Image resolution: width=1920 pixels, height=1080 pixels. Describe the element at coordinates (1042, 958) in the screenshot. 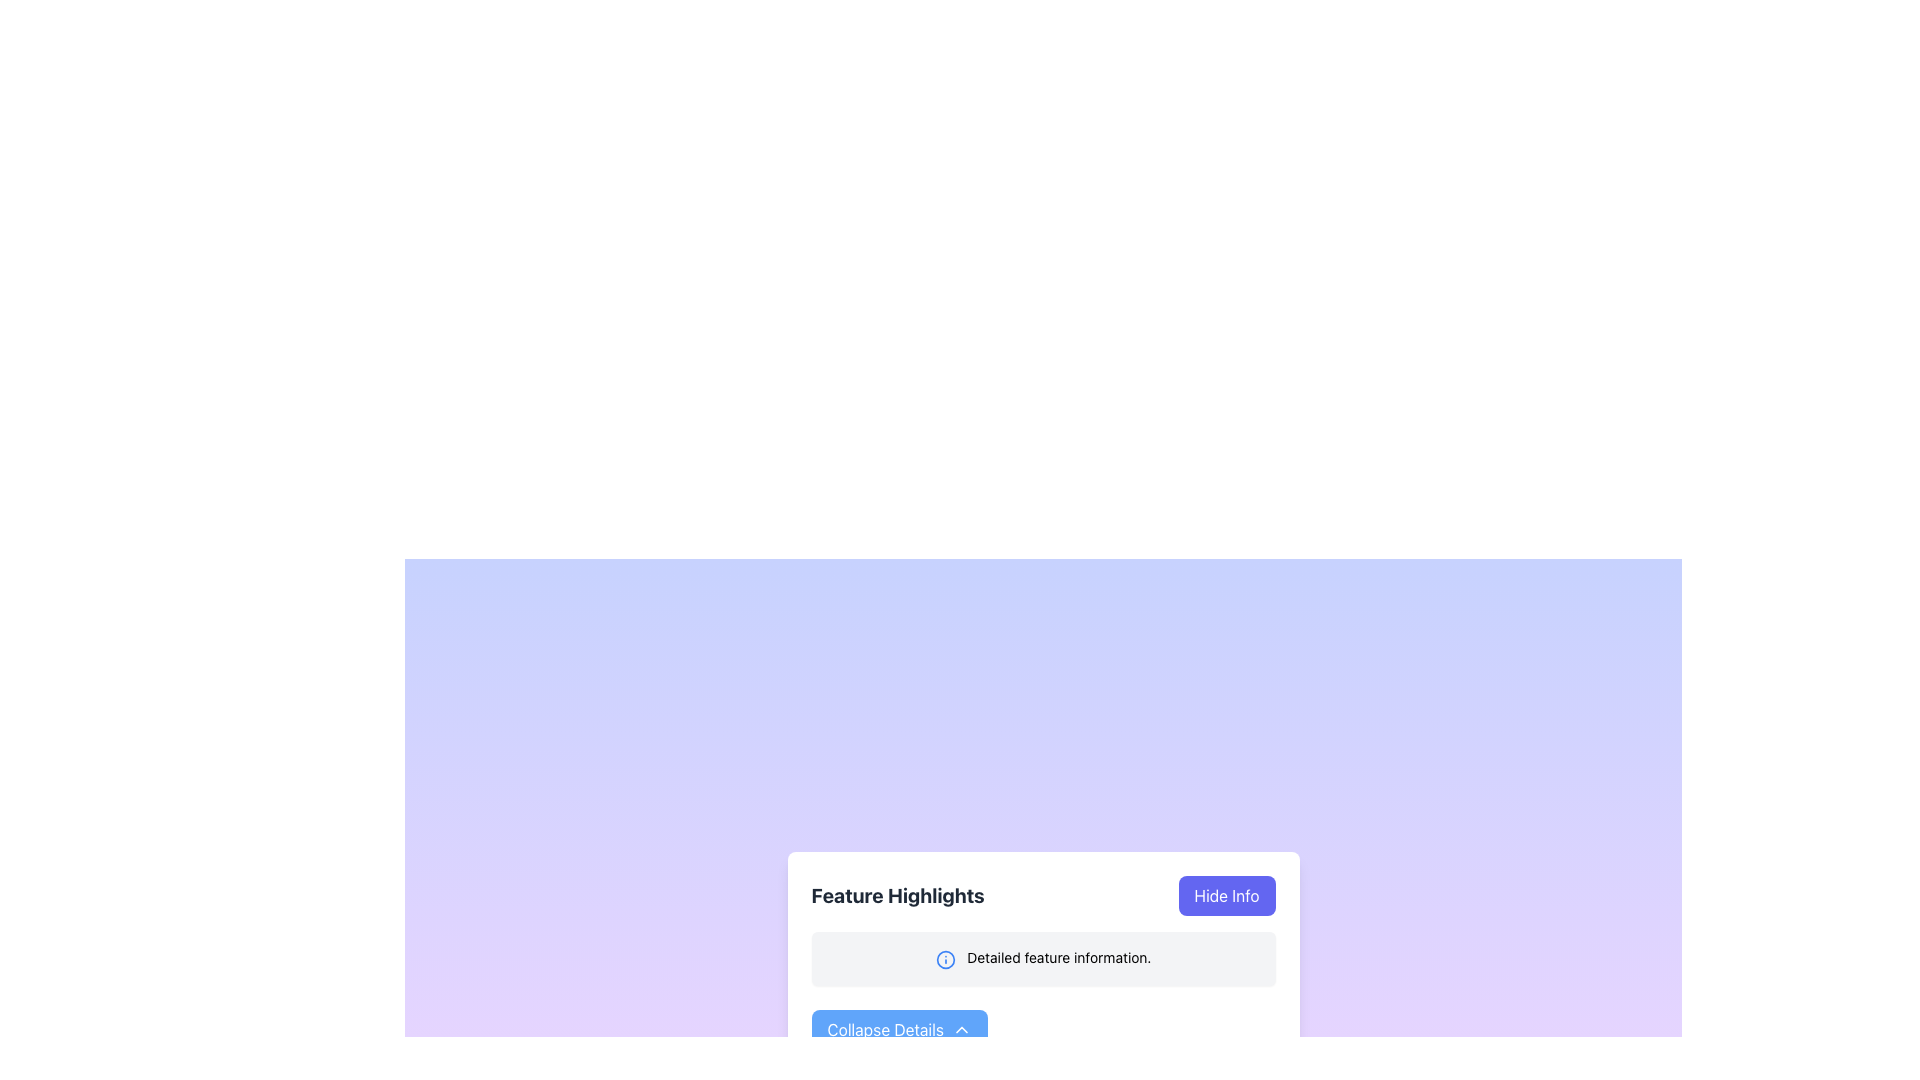

I see `the informational text panel with an icon located below the 'Feature Highlights' section title and 'Hide Info' button, and above the 'Collapse Details' button` at that location.